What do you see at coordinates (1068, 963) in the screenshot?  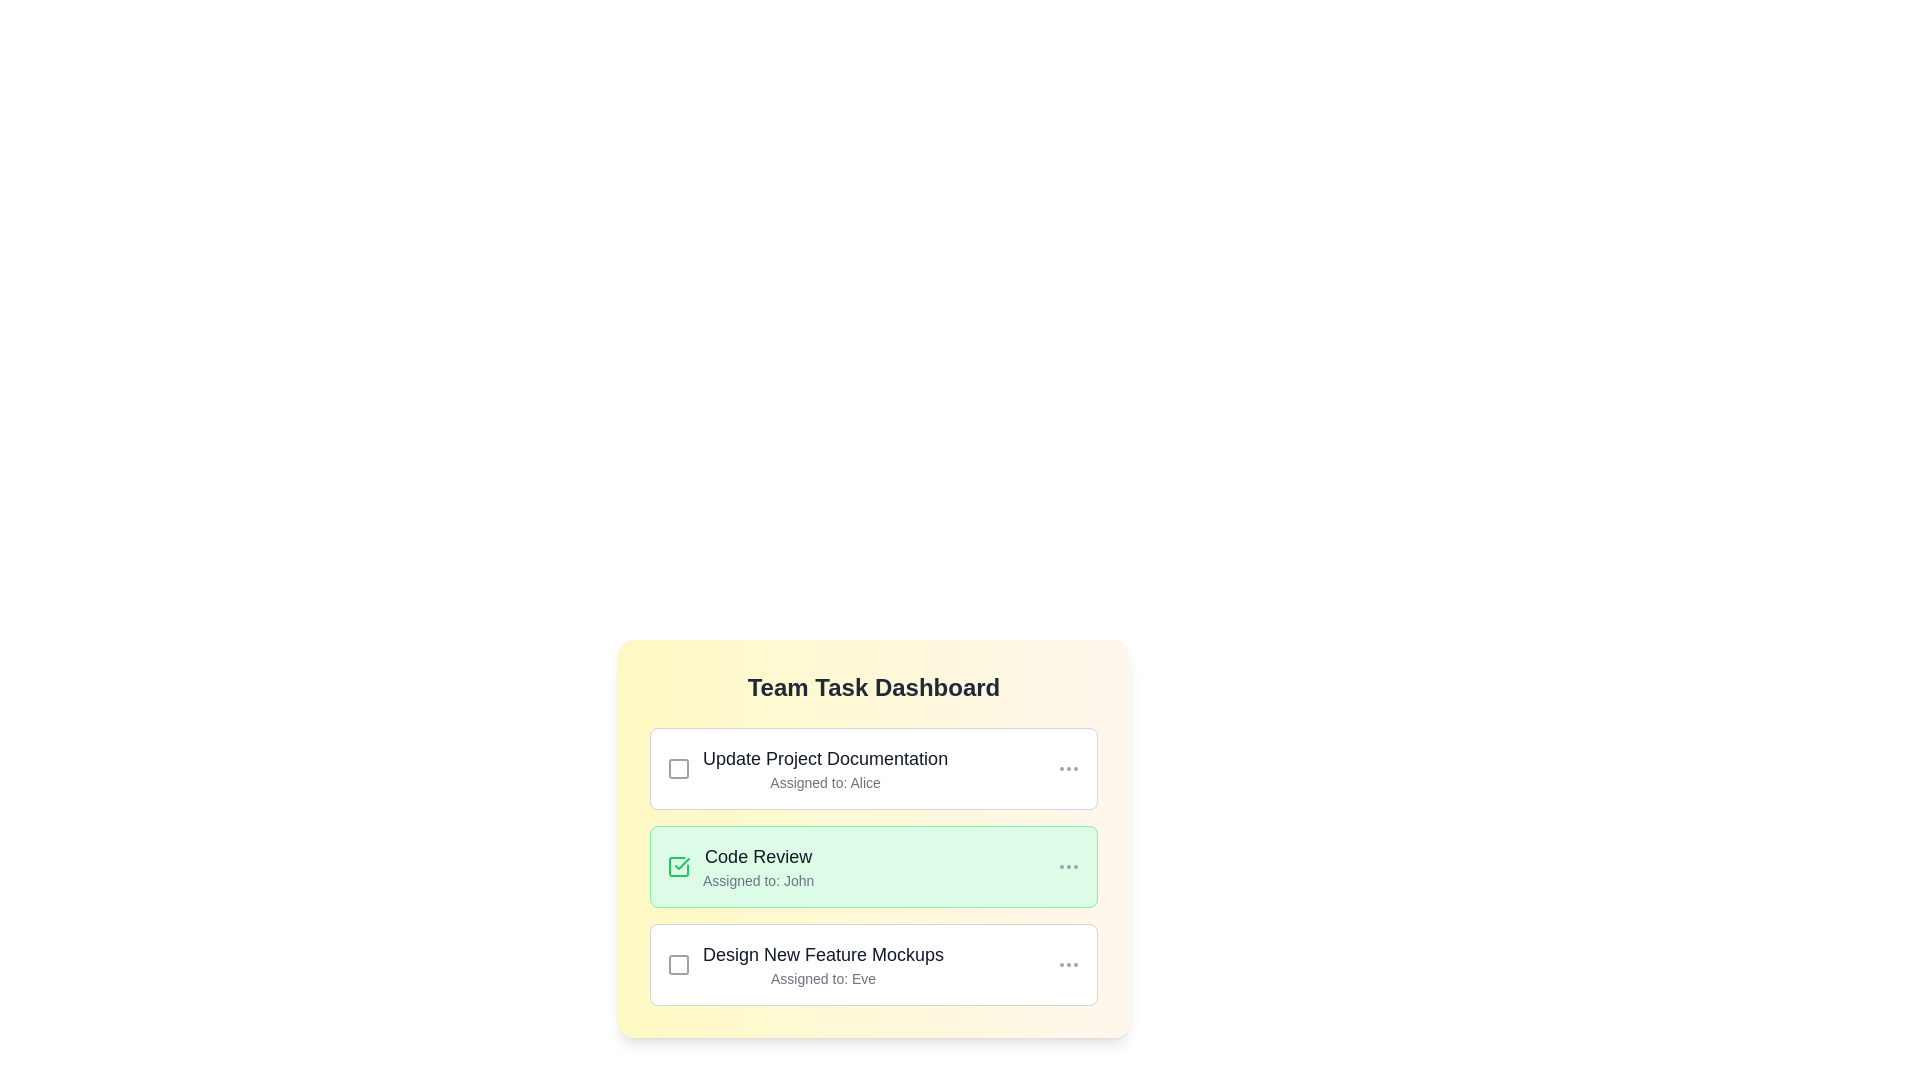 I see `the 'More' button for the task 'Design New Feature Mockups'` at bounding box center [1068, 963].